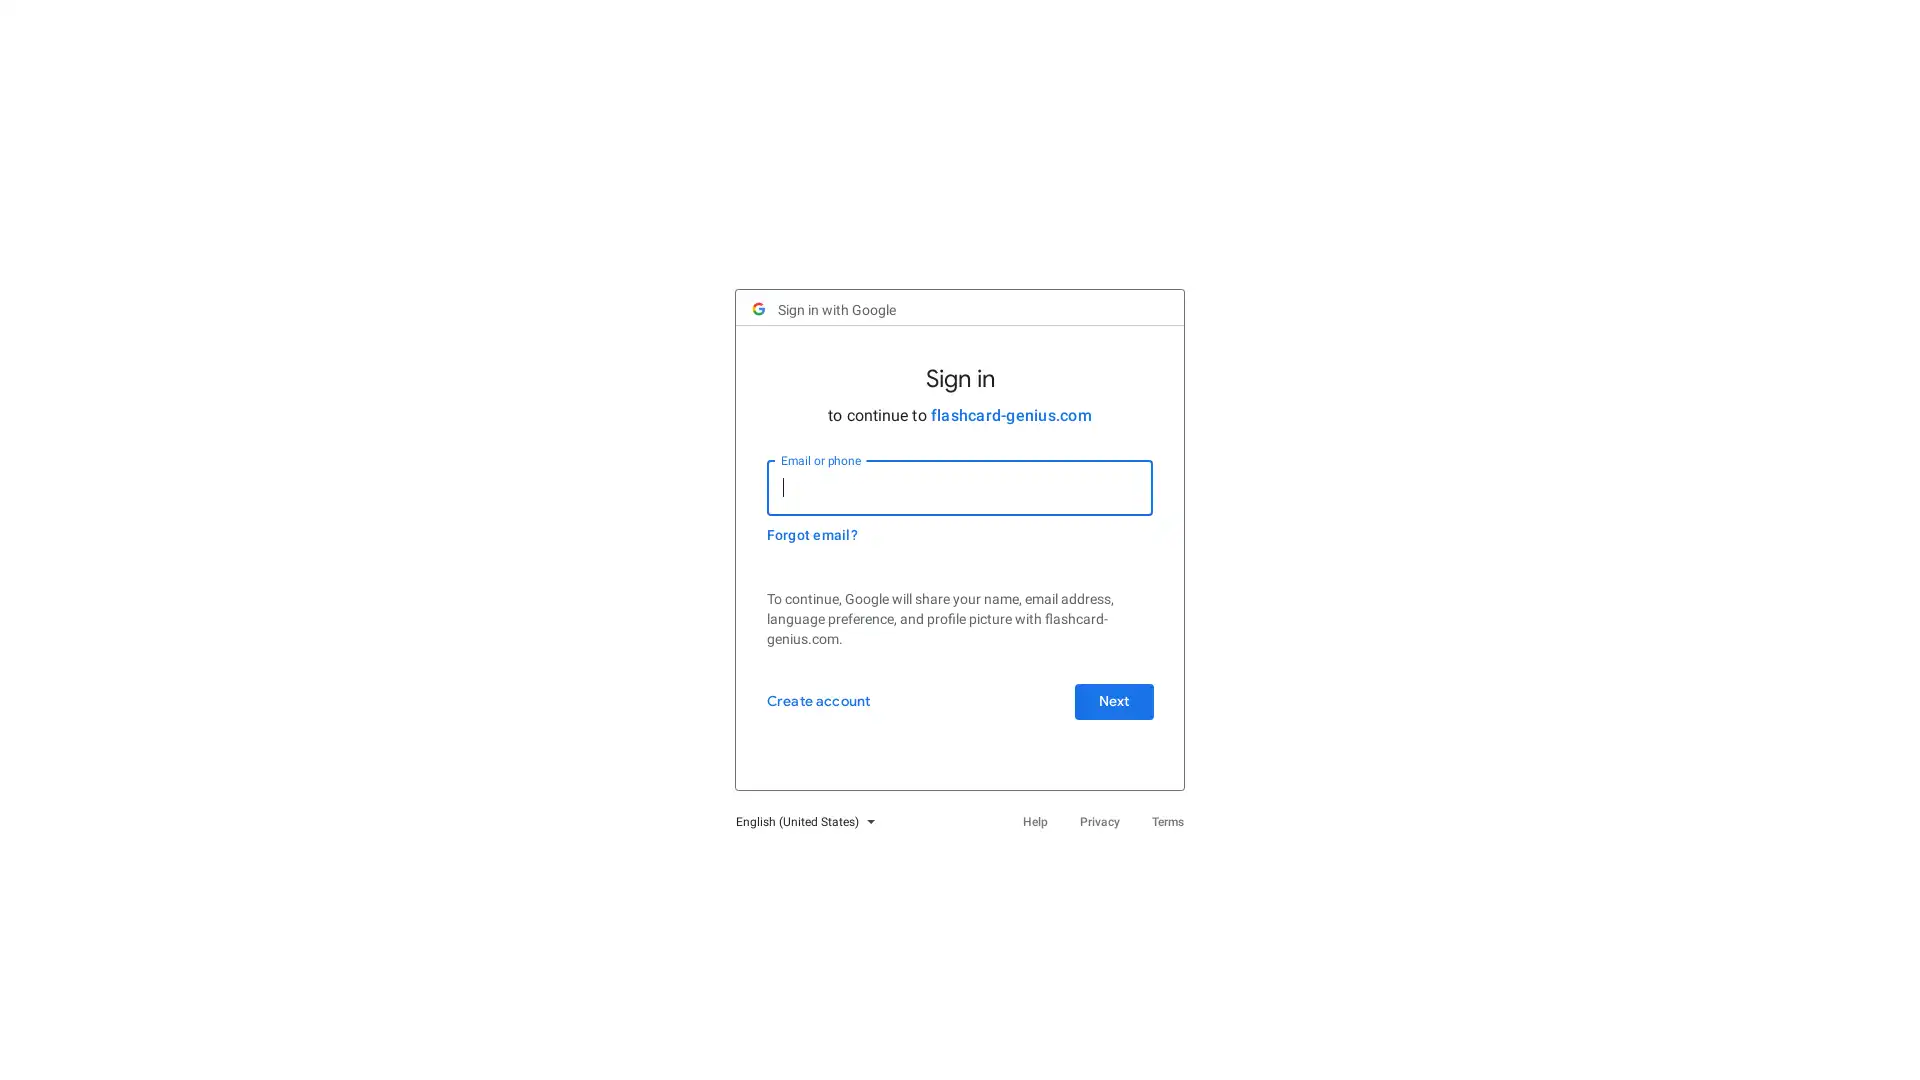  I want to click on Create account, so click(827, 712).